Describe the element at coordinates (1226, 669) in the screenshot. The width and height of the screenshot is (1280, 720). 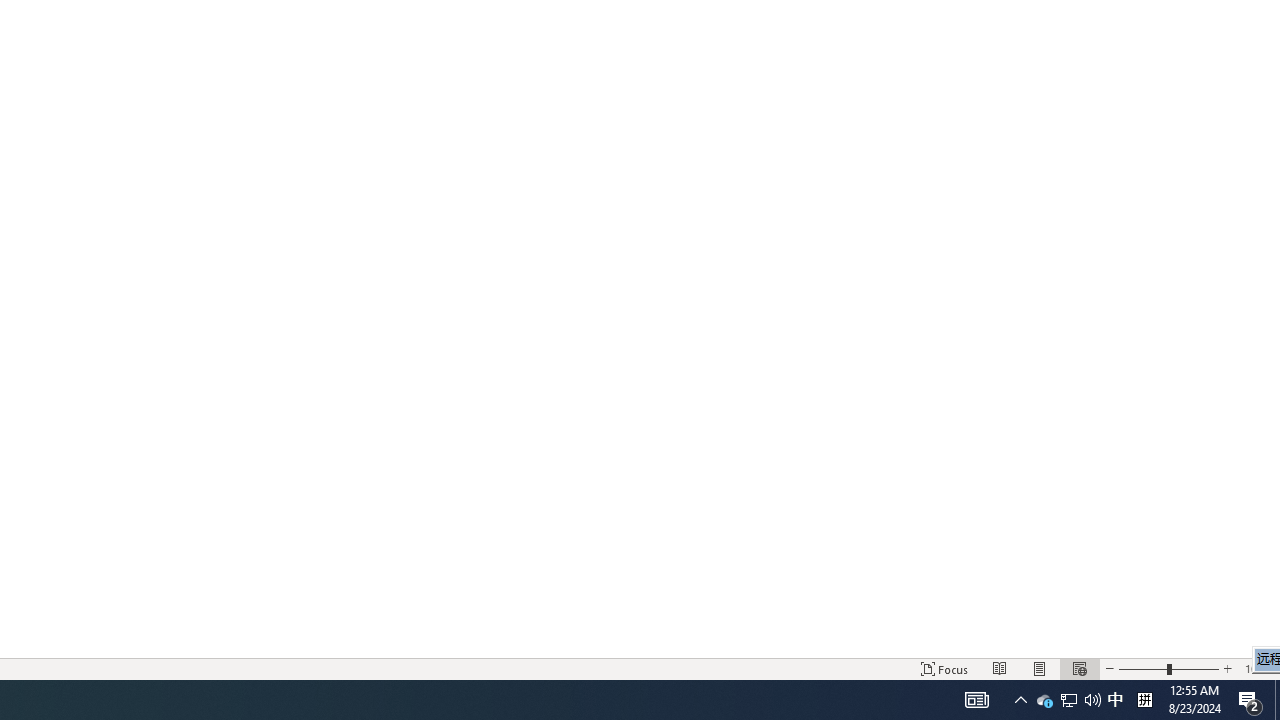
I see `'Zoom In'` at that location.